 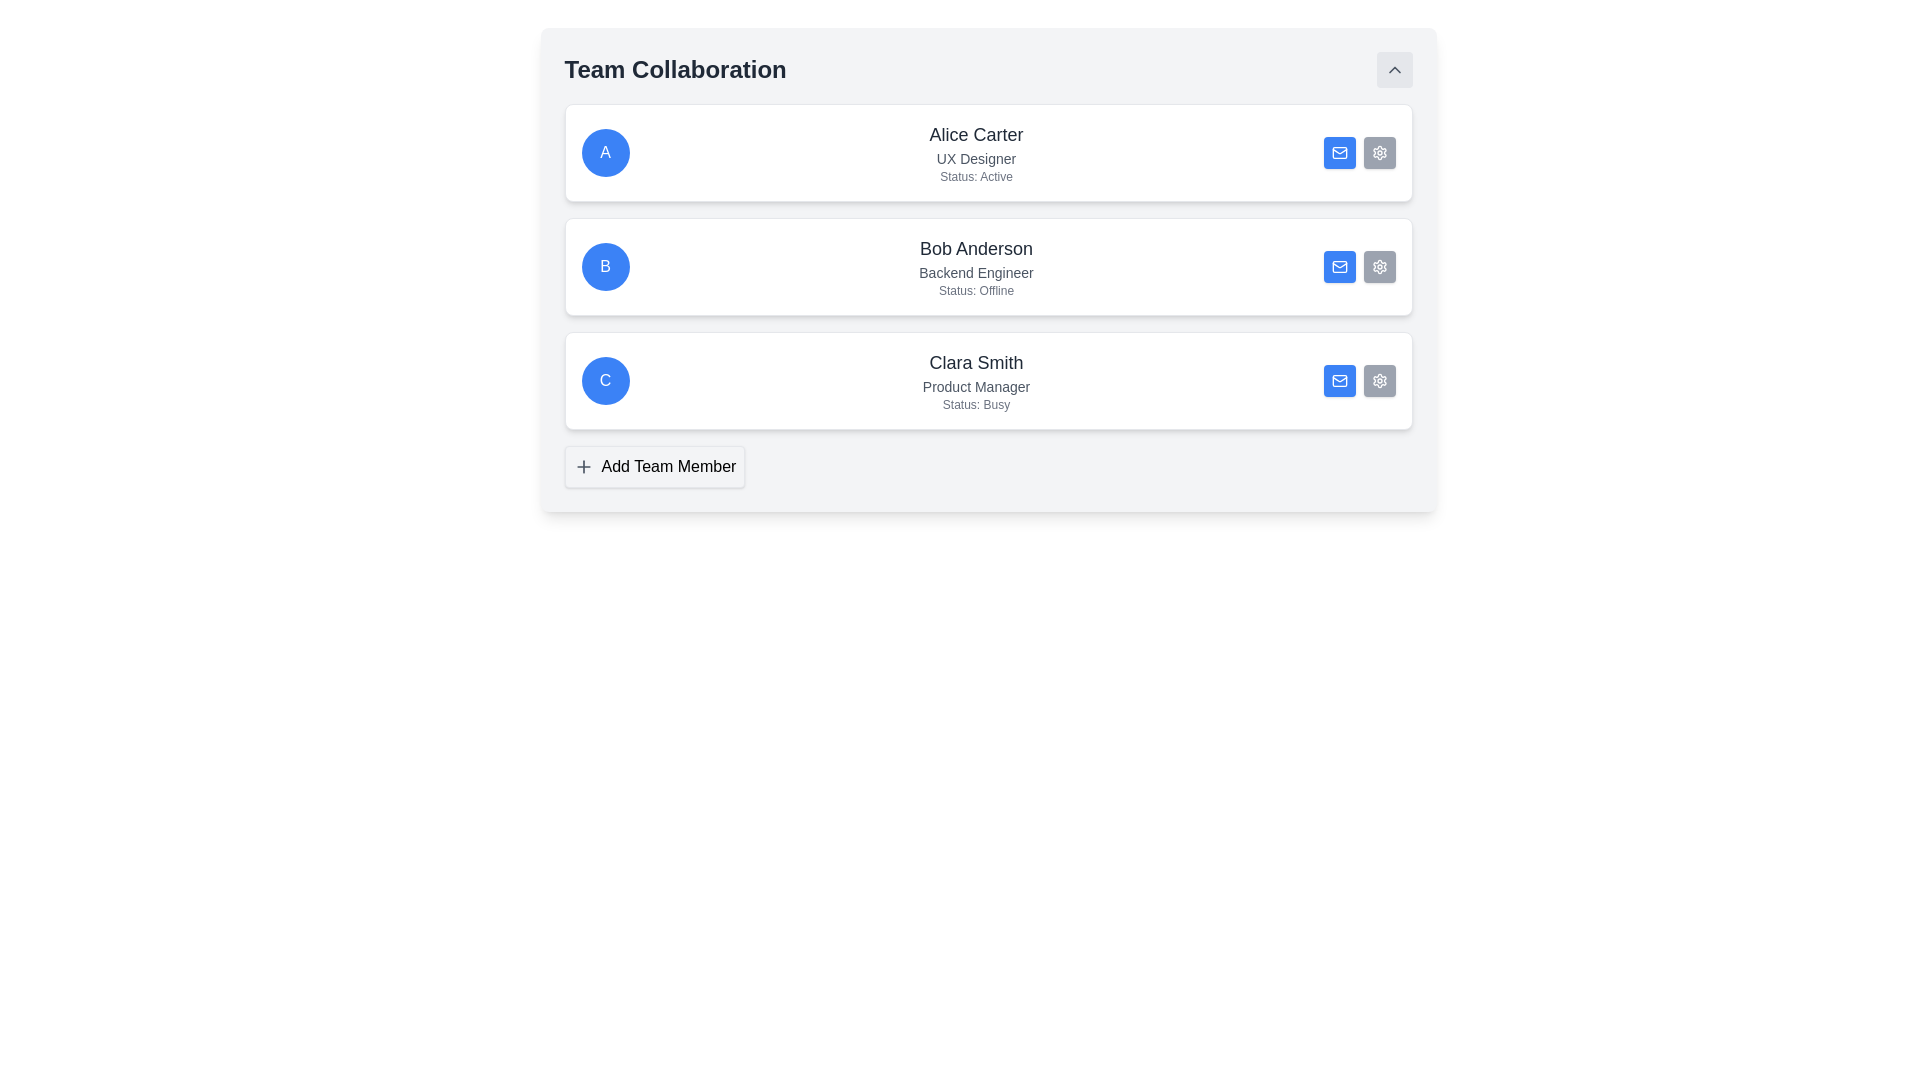 I want to click on the gear icon located in the top-right corner of the first user panel, so click(x=1378, y=152).